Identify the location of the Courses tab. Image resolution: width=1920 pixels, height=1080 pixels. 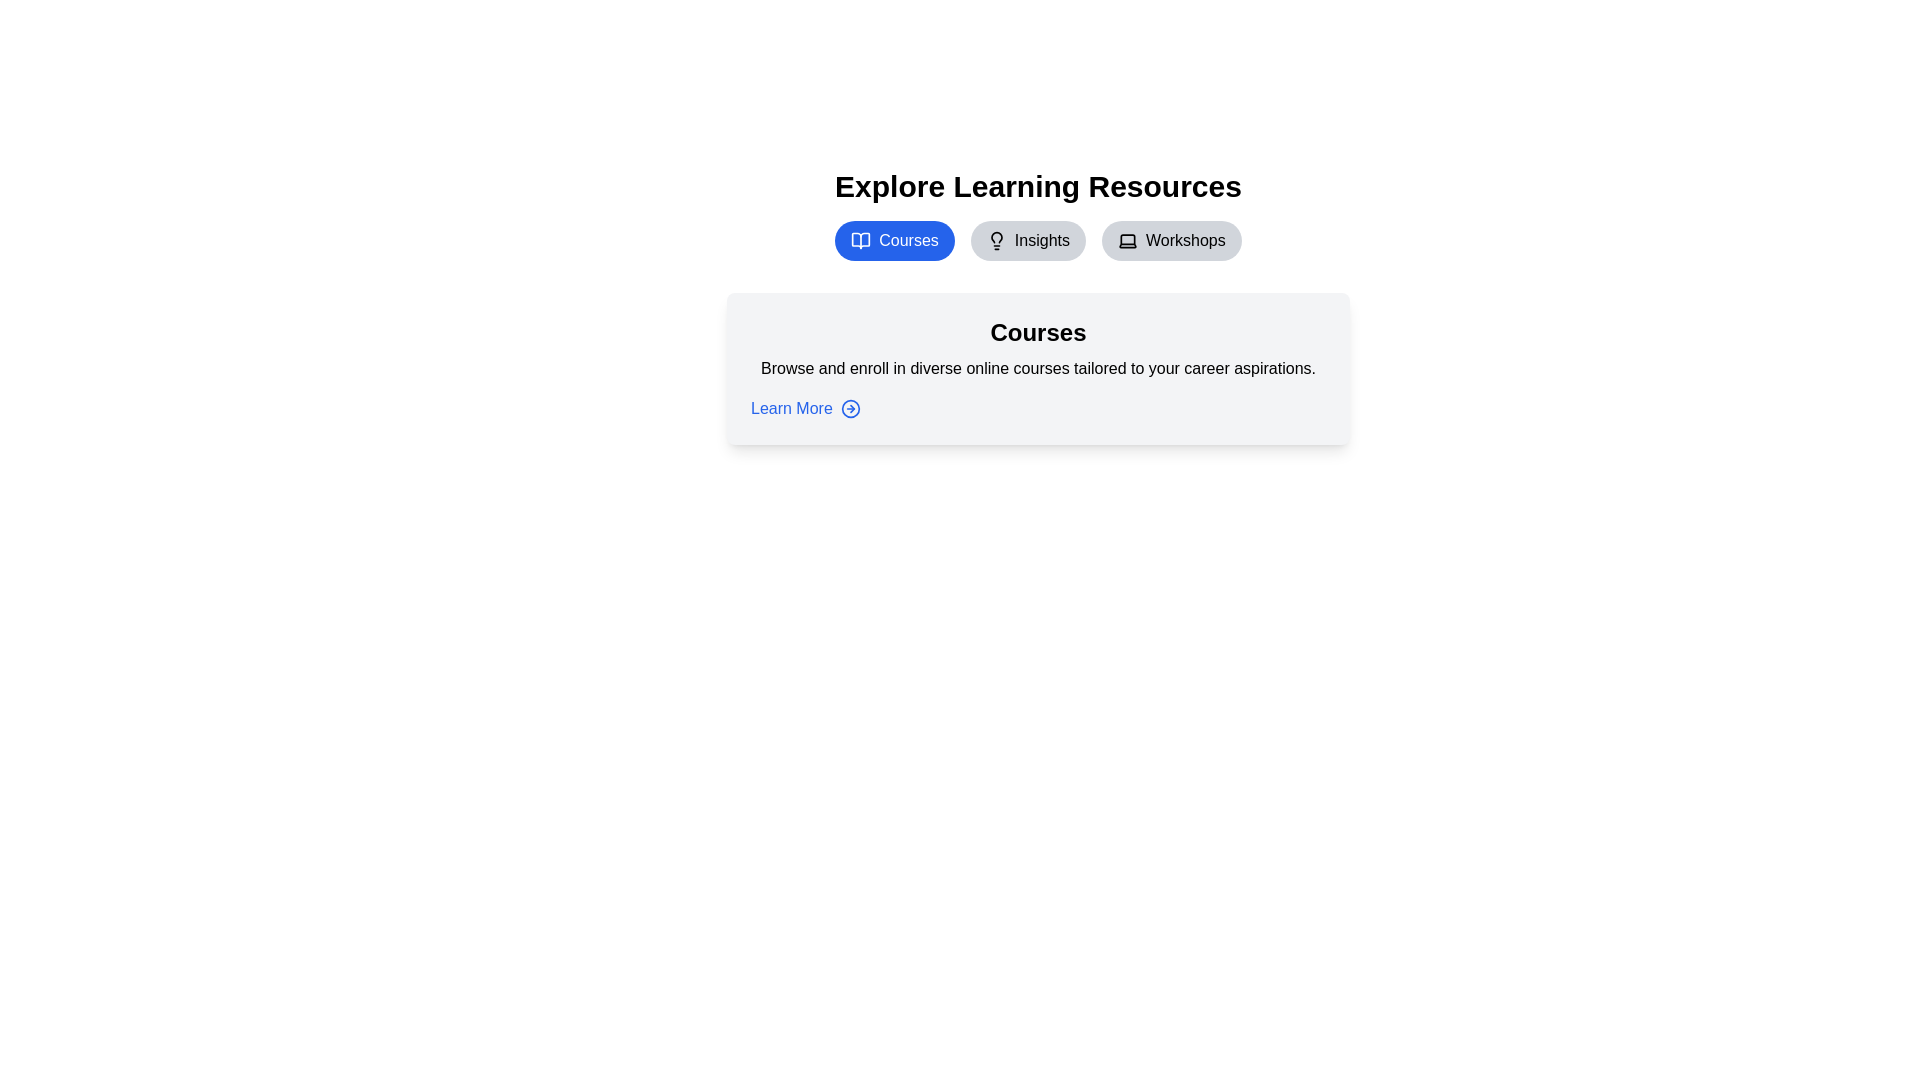
(893, 239).